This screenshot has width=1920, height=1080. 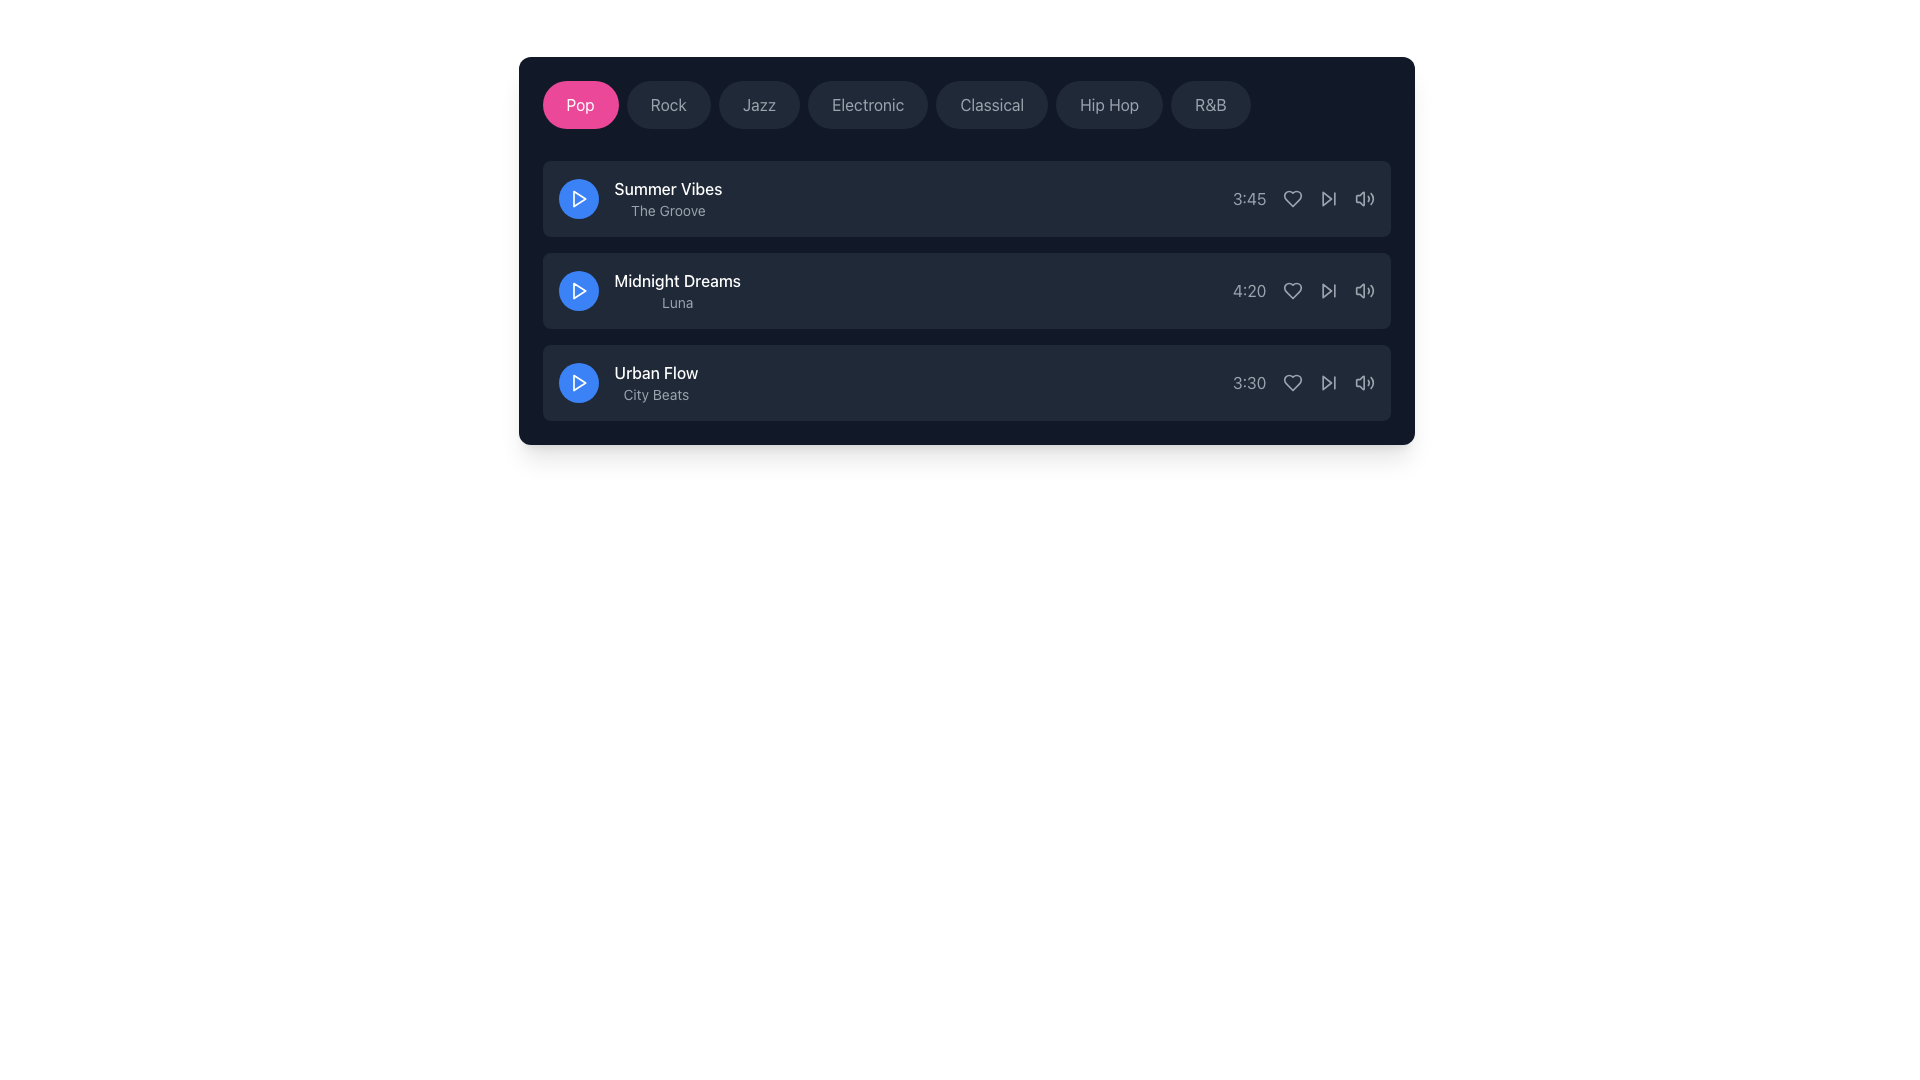 I want to click on the triangular play icon within the blue circular button next to the first music track titled 'Summer Vibes' for advanced interactions, so click(x=578, y=199).